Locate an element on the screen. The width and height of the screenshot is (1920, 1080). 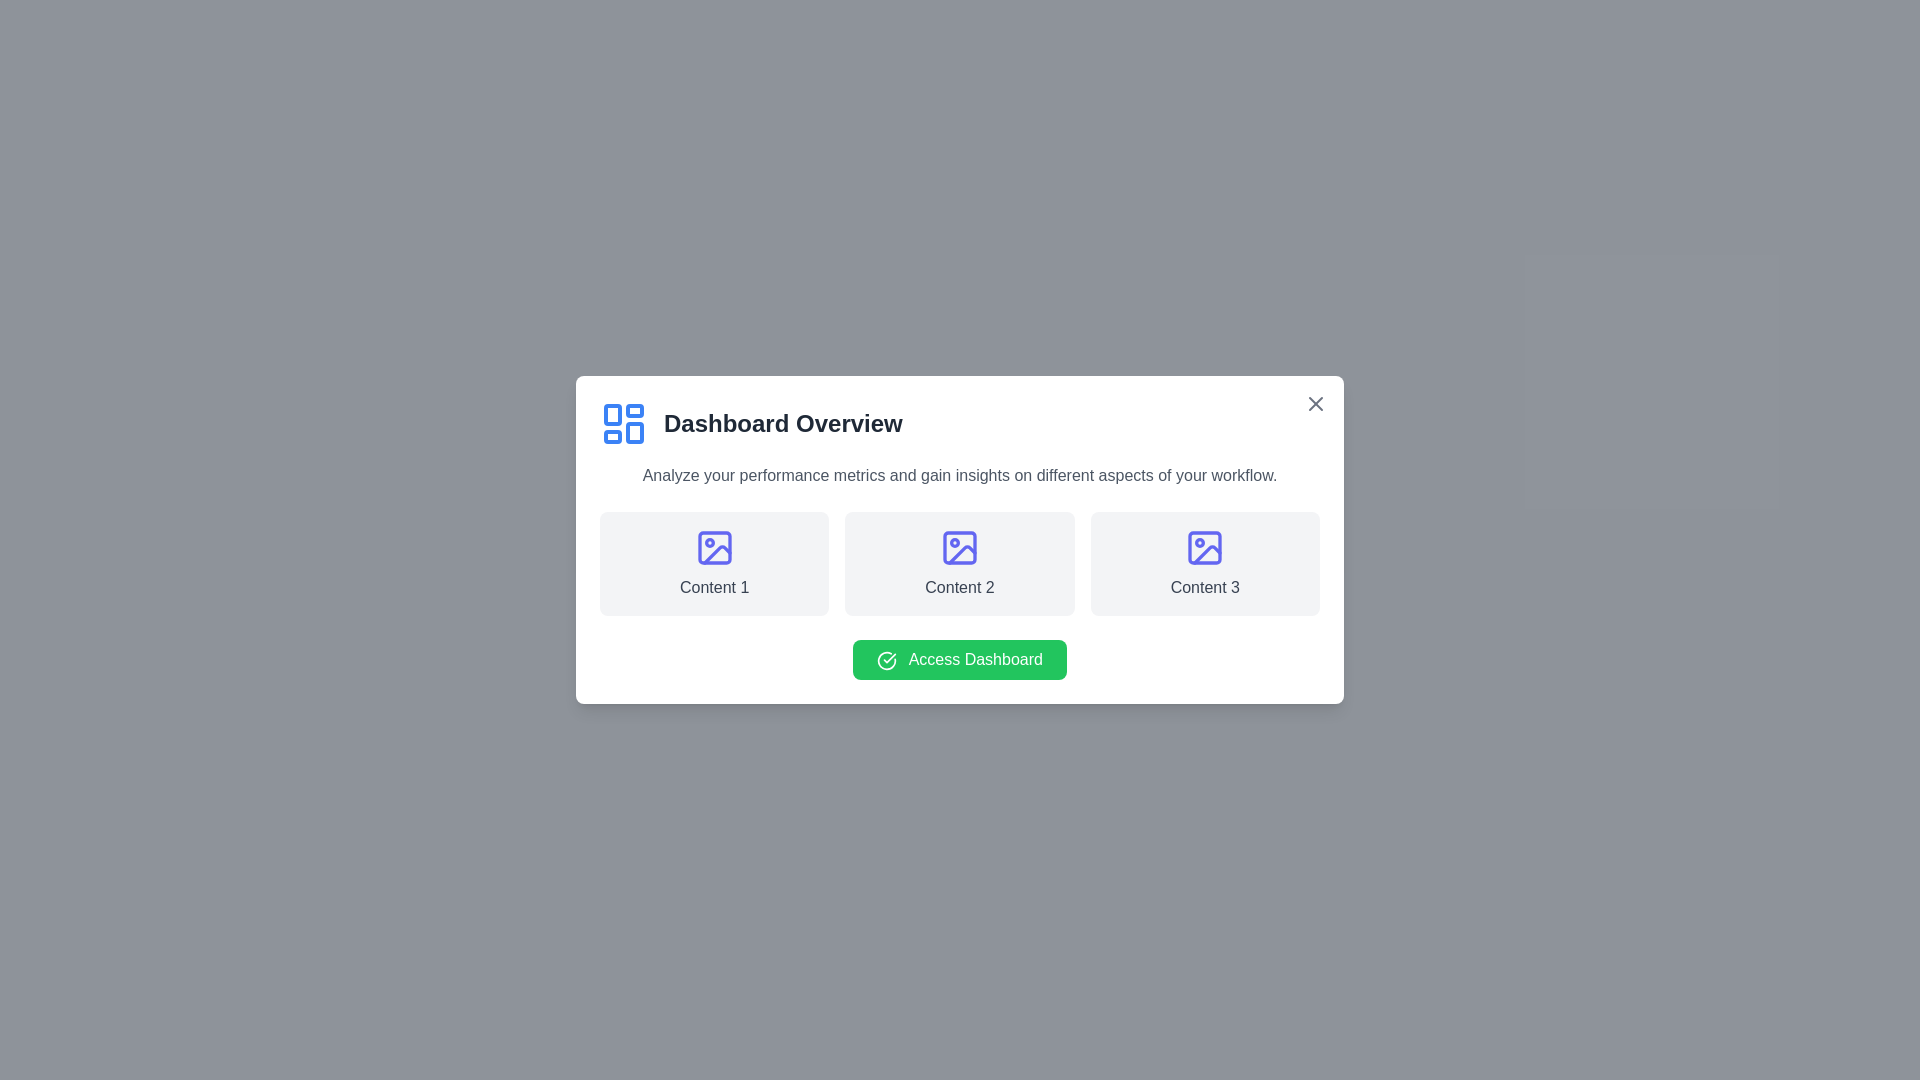
close button located at the top-right corner of the dialog to dismiss it is located at coordinates (1315, 404).